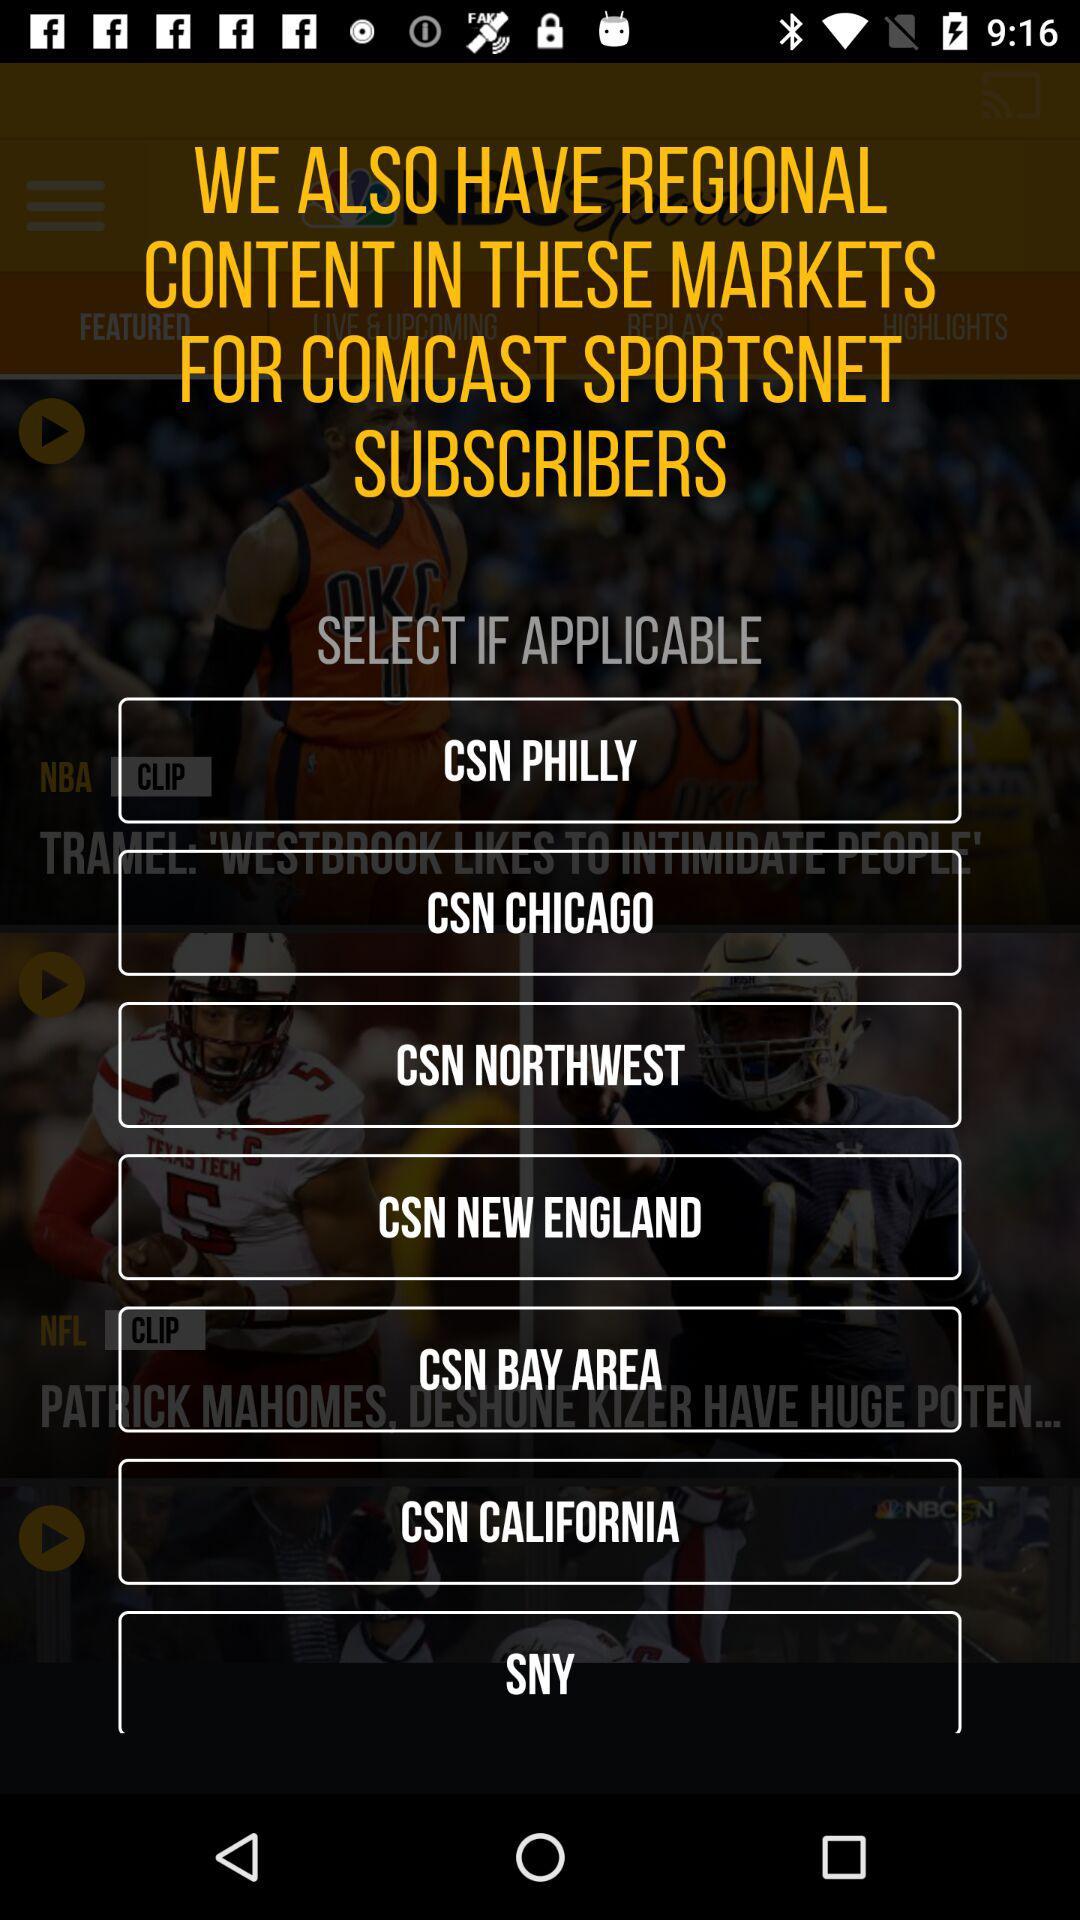 Image resolution: width=1080 pixels, height=1920 pixels. What do you see at coordinates (540, 1064) in the screenshot?
I see `the icon above csn new england item` at bounding box center [540, 1064].